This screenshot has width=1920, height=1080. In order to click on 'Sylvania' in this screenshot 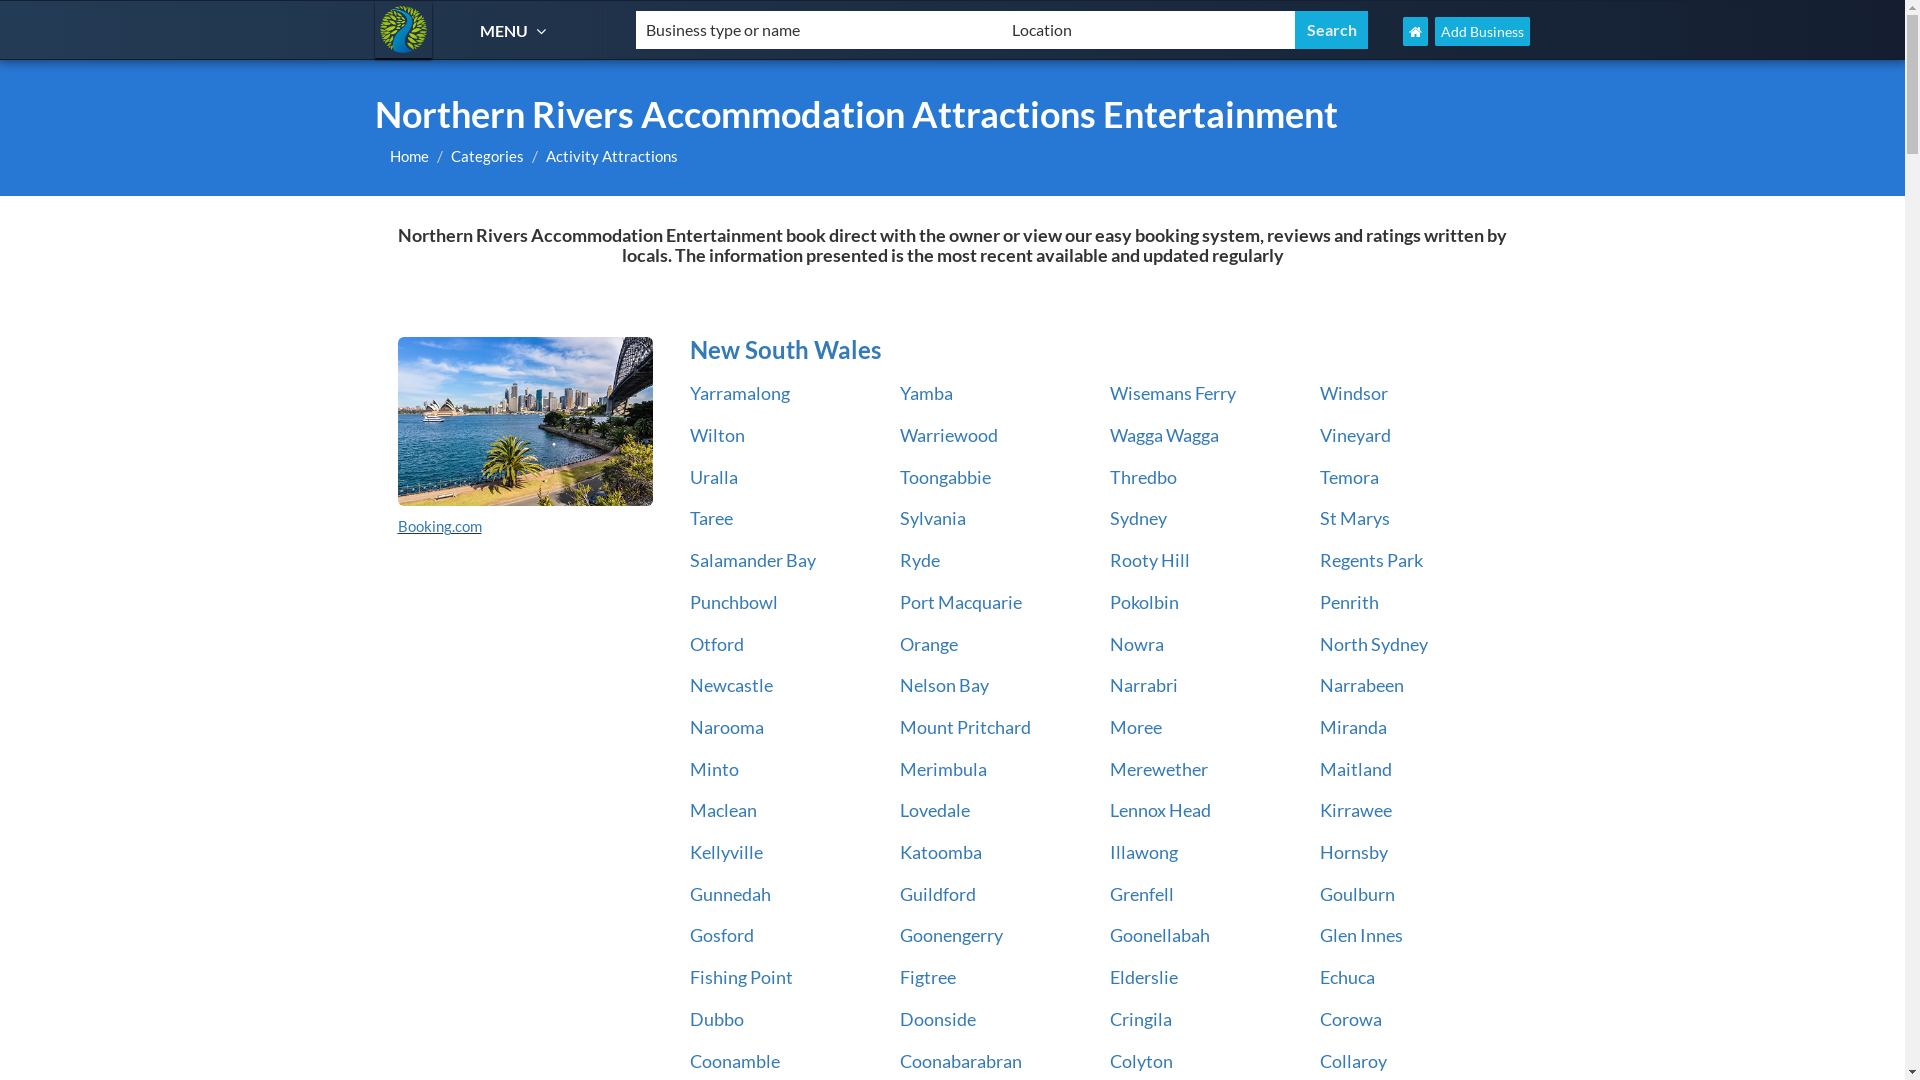, I will do `click(931, 516)`.